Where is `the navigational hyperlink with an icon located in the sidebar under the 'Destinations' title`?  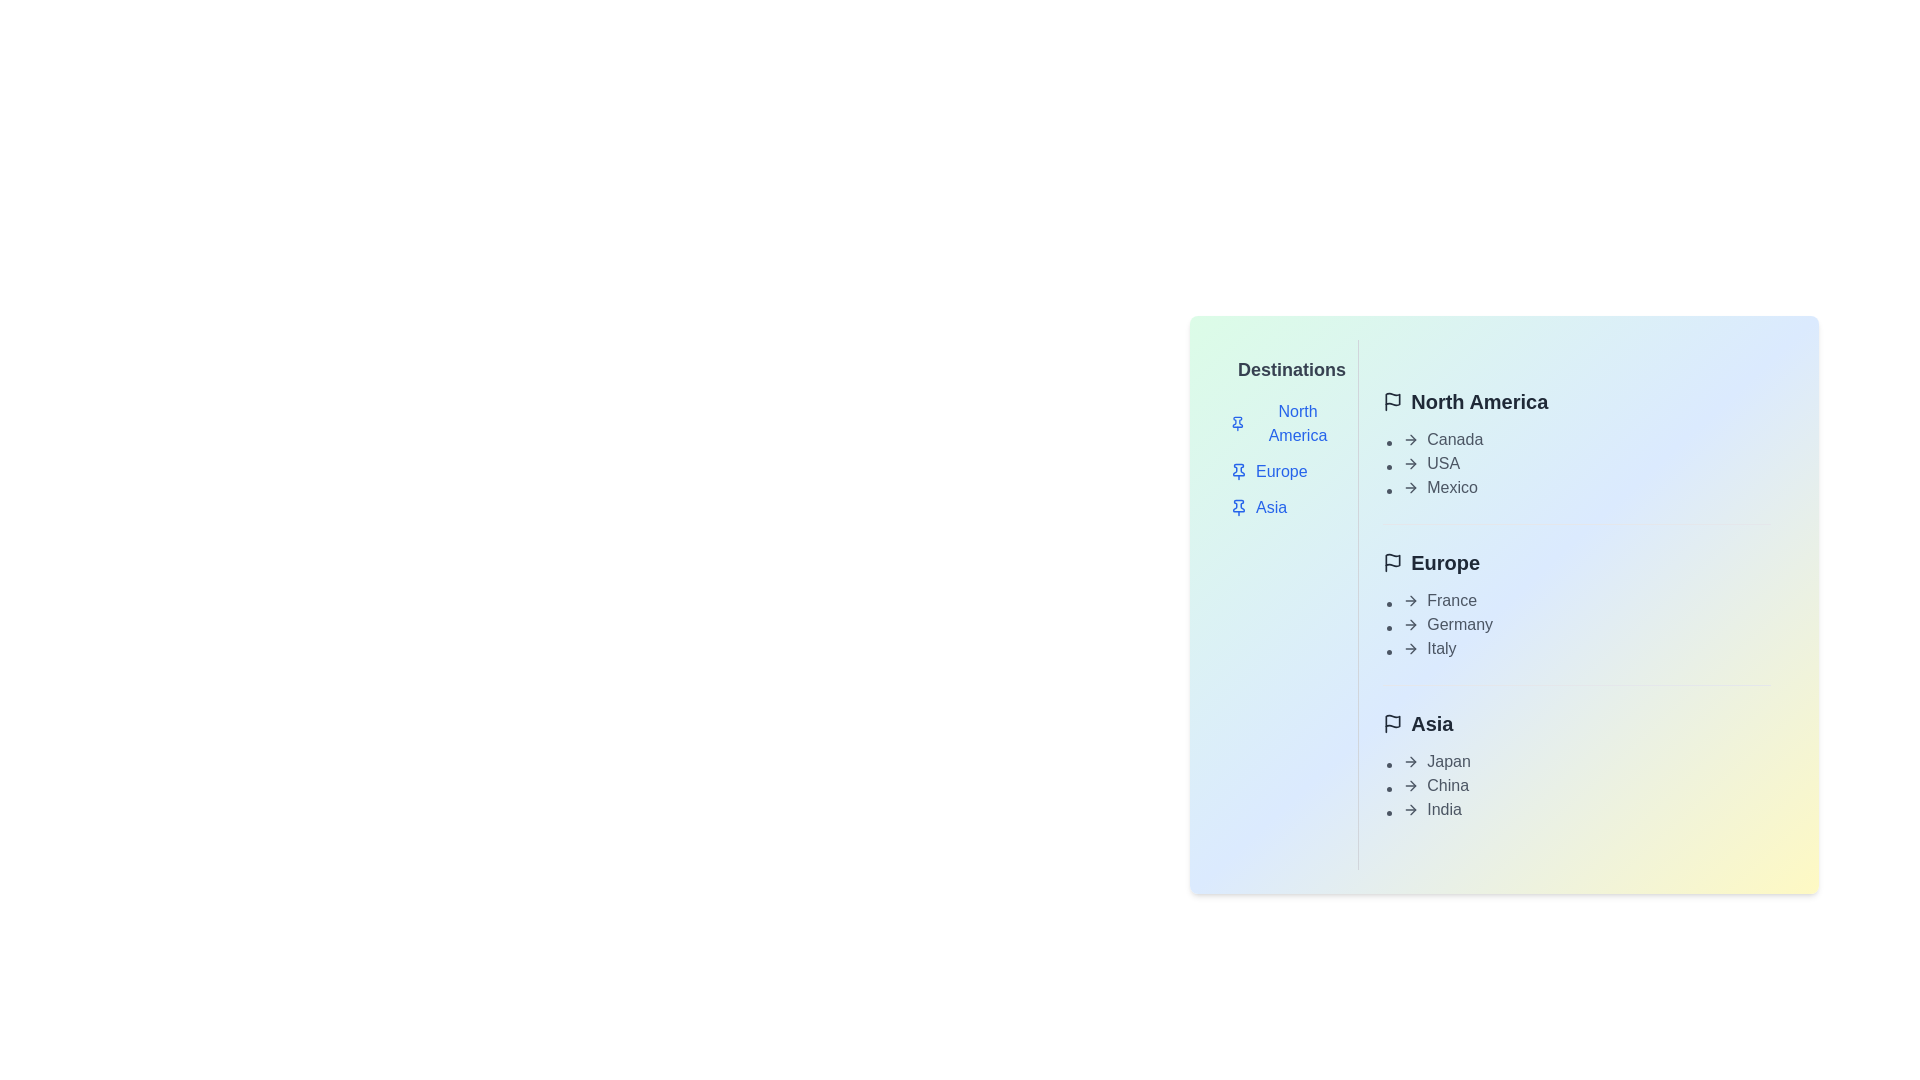 the navigational hyperlink with an icon located in the sidebar under the 'Destinations' title is located at coordinates (1286, 423).